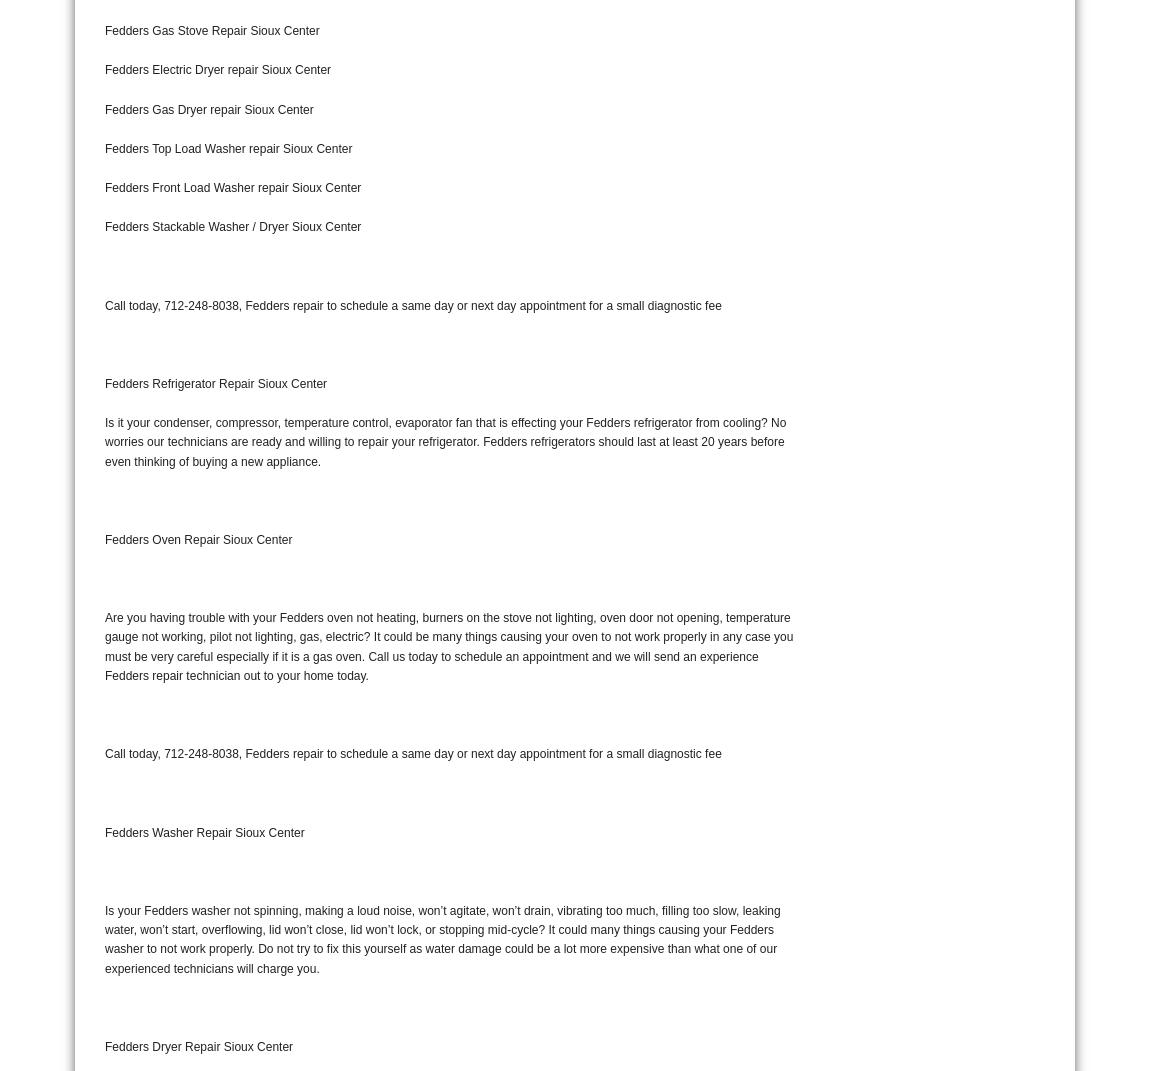 The image size is (1150, 1071). Describe the element at coordinates (217, 69) in the screenshot. I see `'Fedders Electric Dryer repair Sioux Center'` at that location.